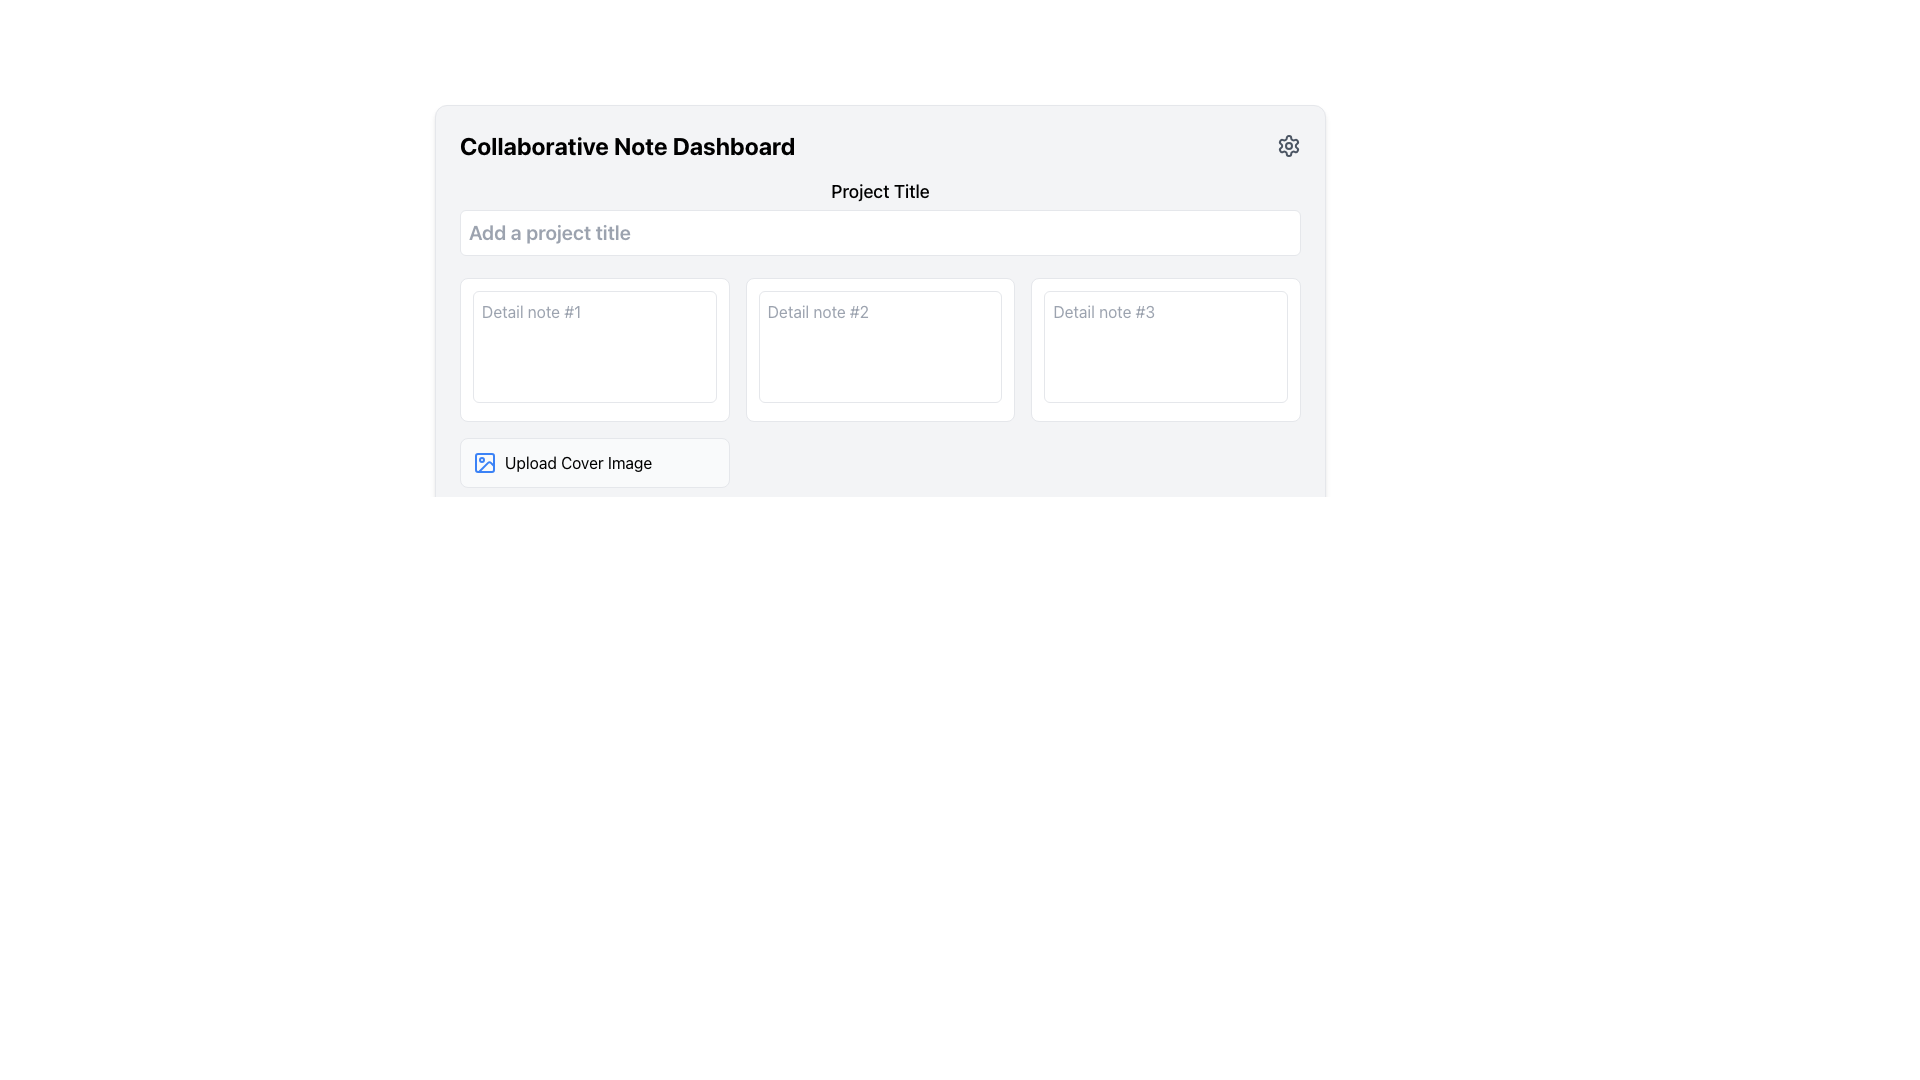 The width and height of the screenshot is (1920, 1080). Describe the element at coordinates (577, 462) in the screenshot. I see `the instruction label prompting the user to upload a cover image, located below the input fields and to the right of the blue image icon` at that location.